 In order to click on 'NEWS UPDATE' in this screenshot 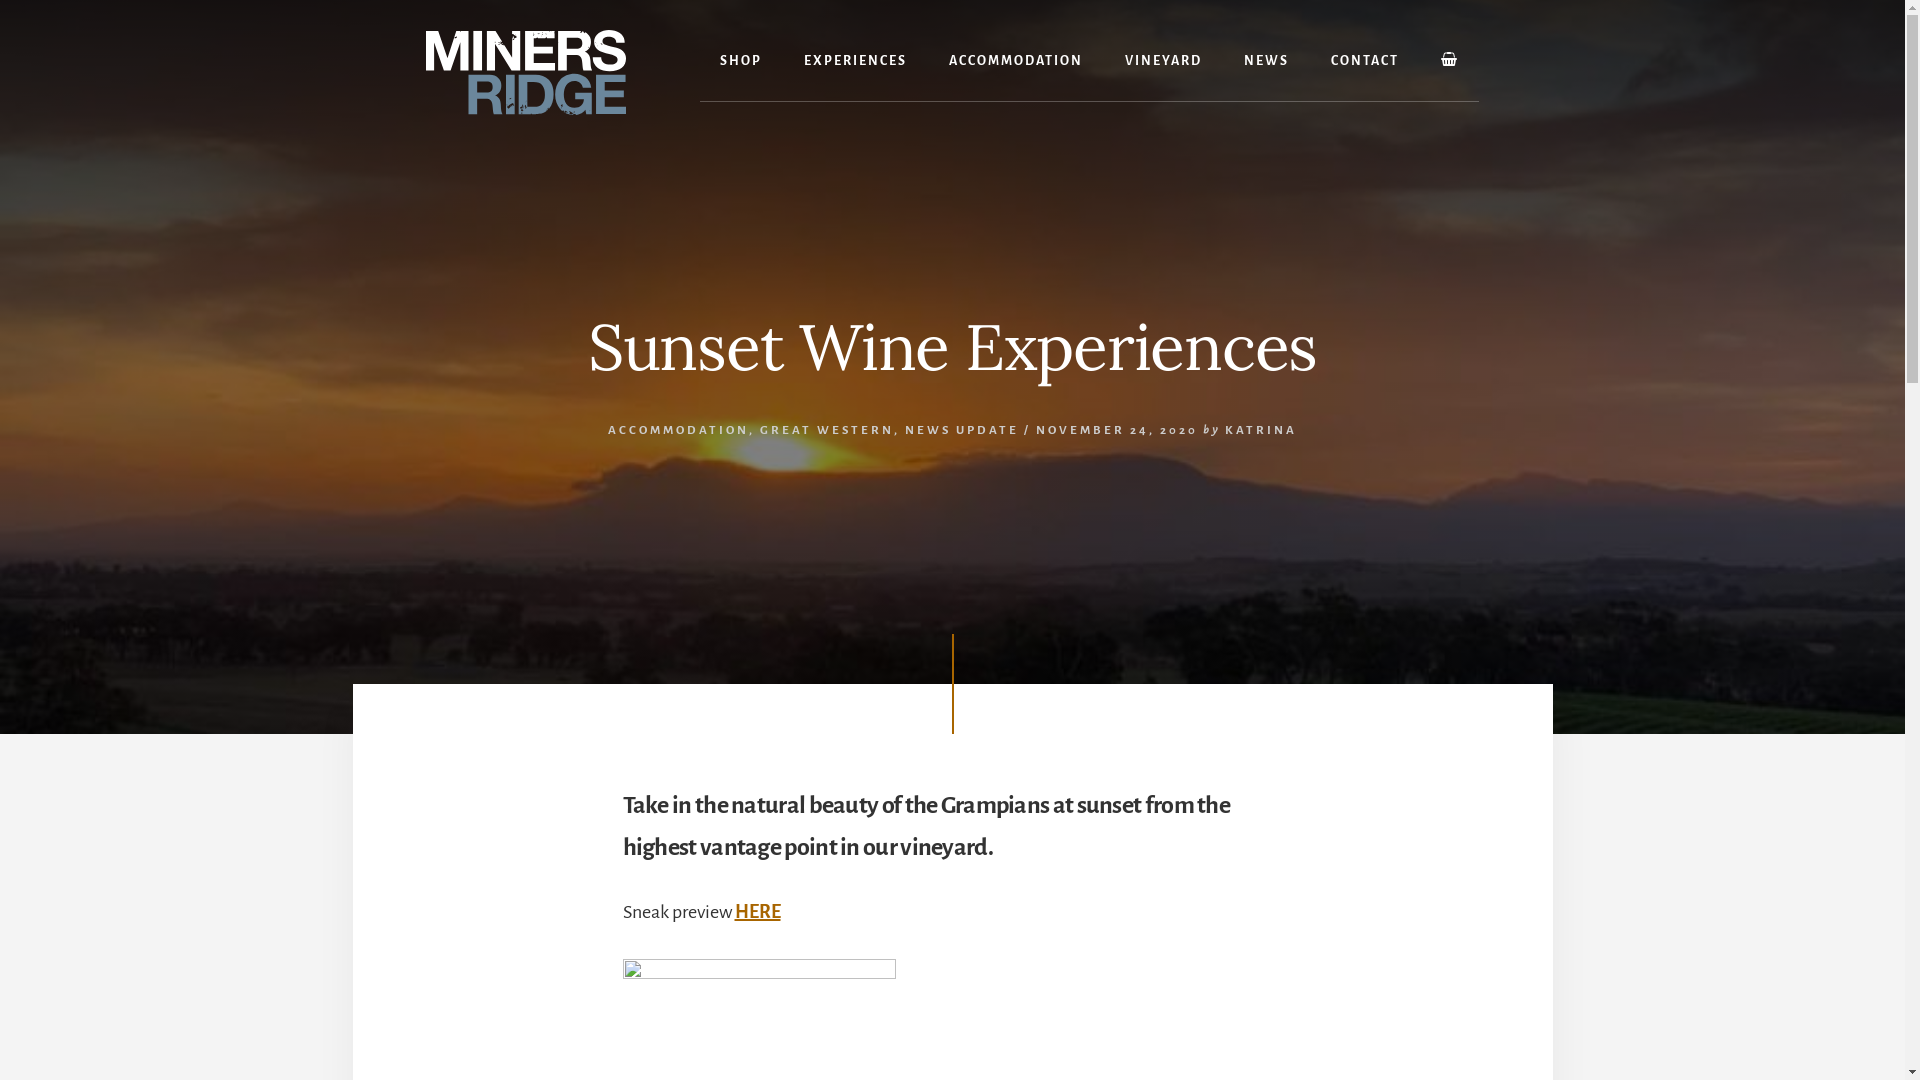, I will do `click(961, 429)`.